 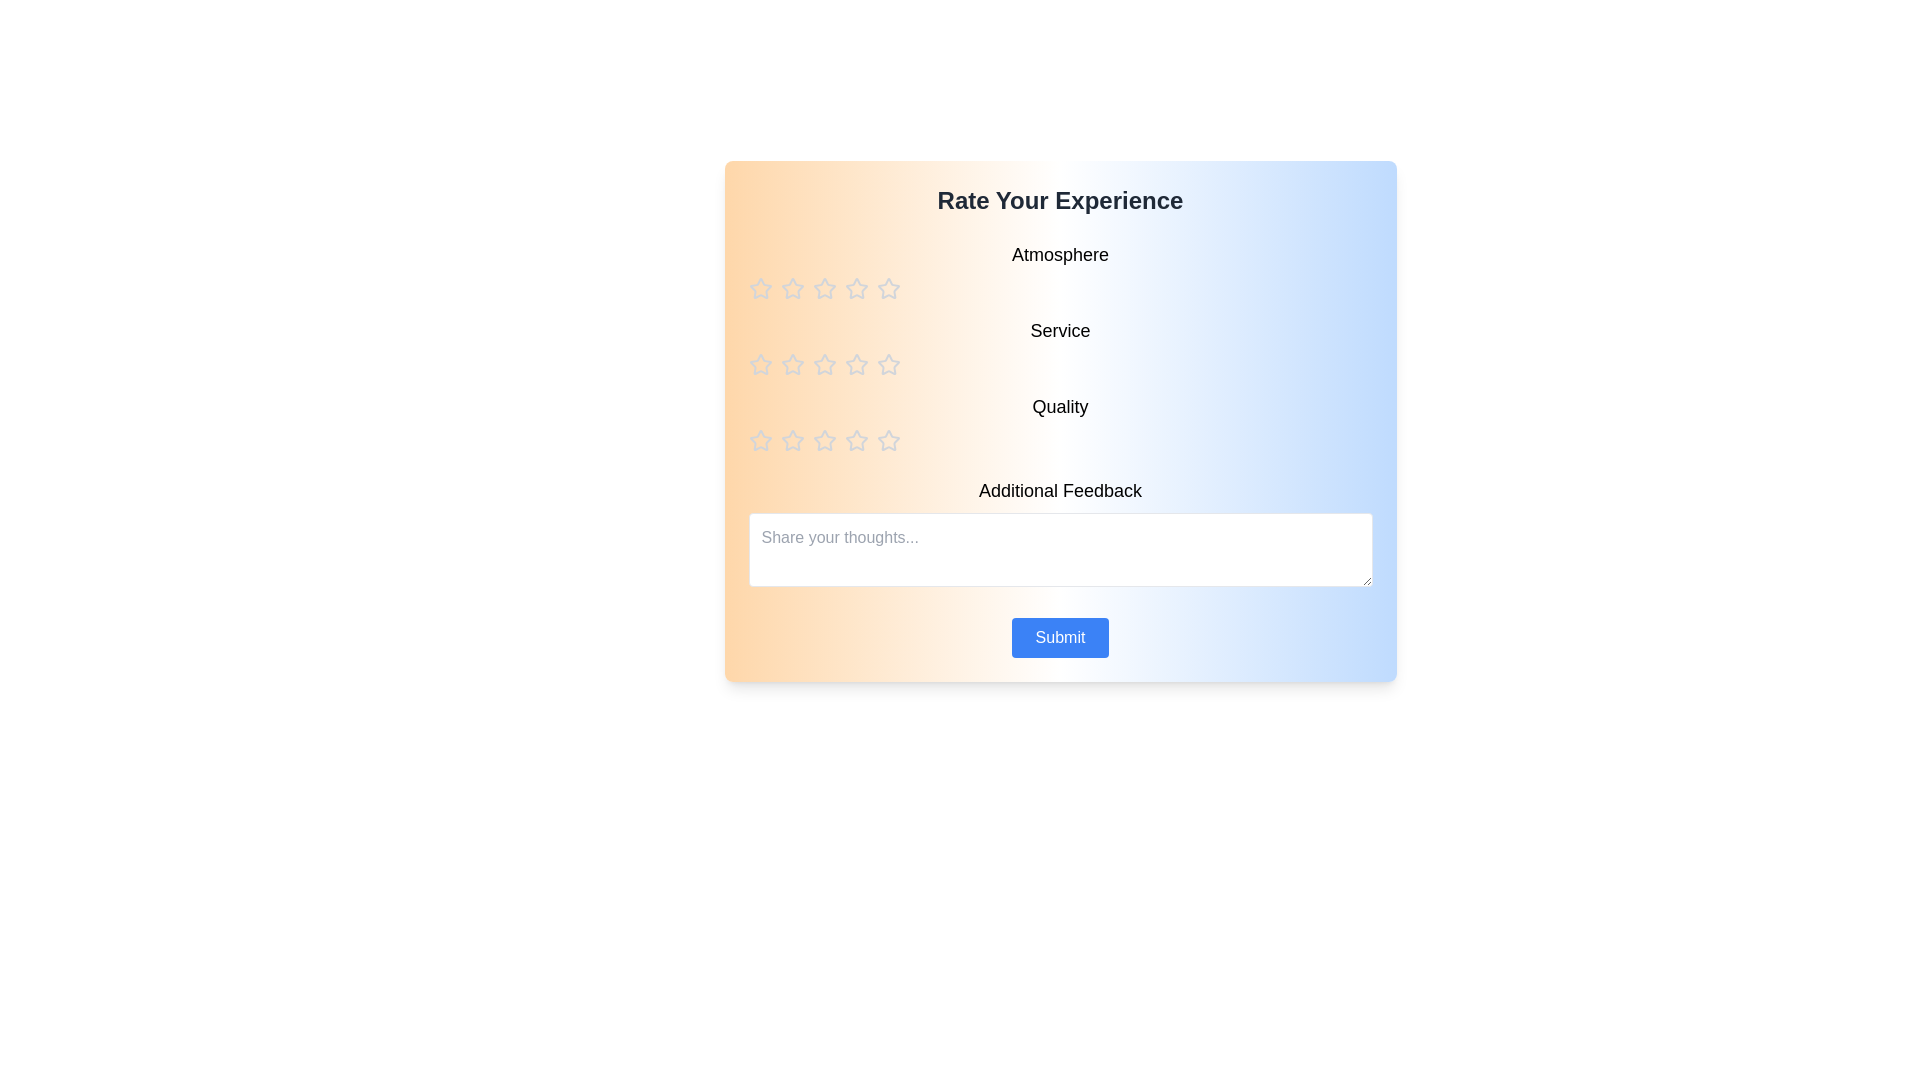 I want to click on the star corresponding to the rating 4 for the category service, so click(x=856, y=365).